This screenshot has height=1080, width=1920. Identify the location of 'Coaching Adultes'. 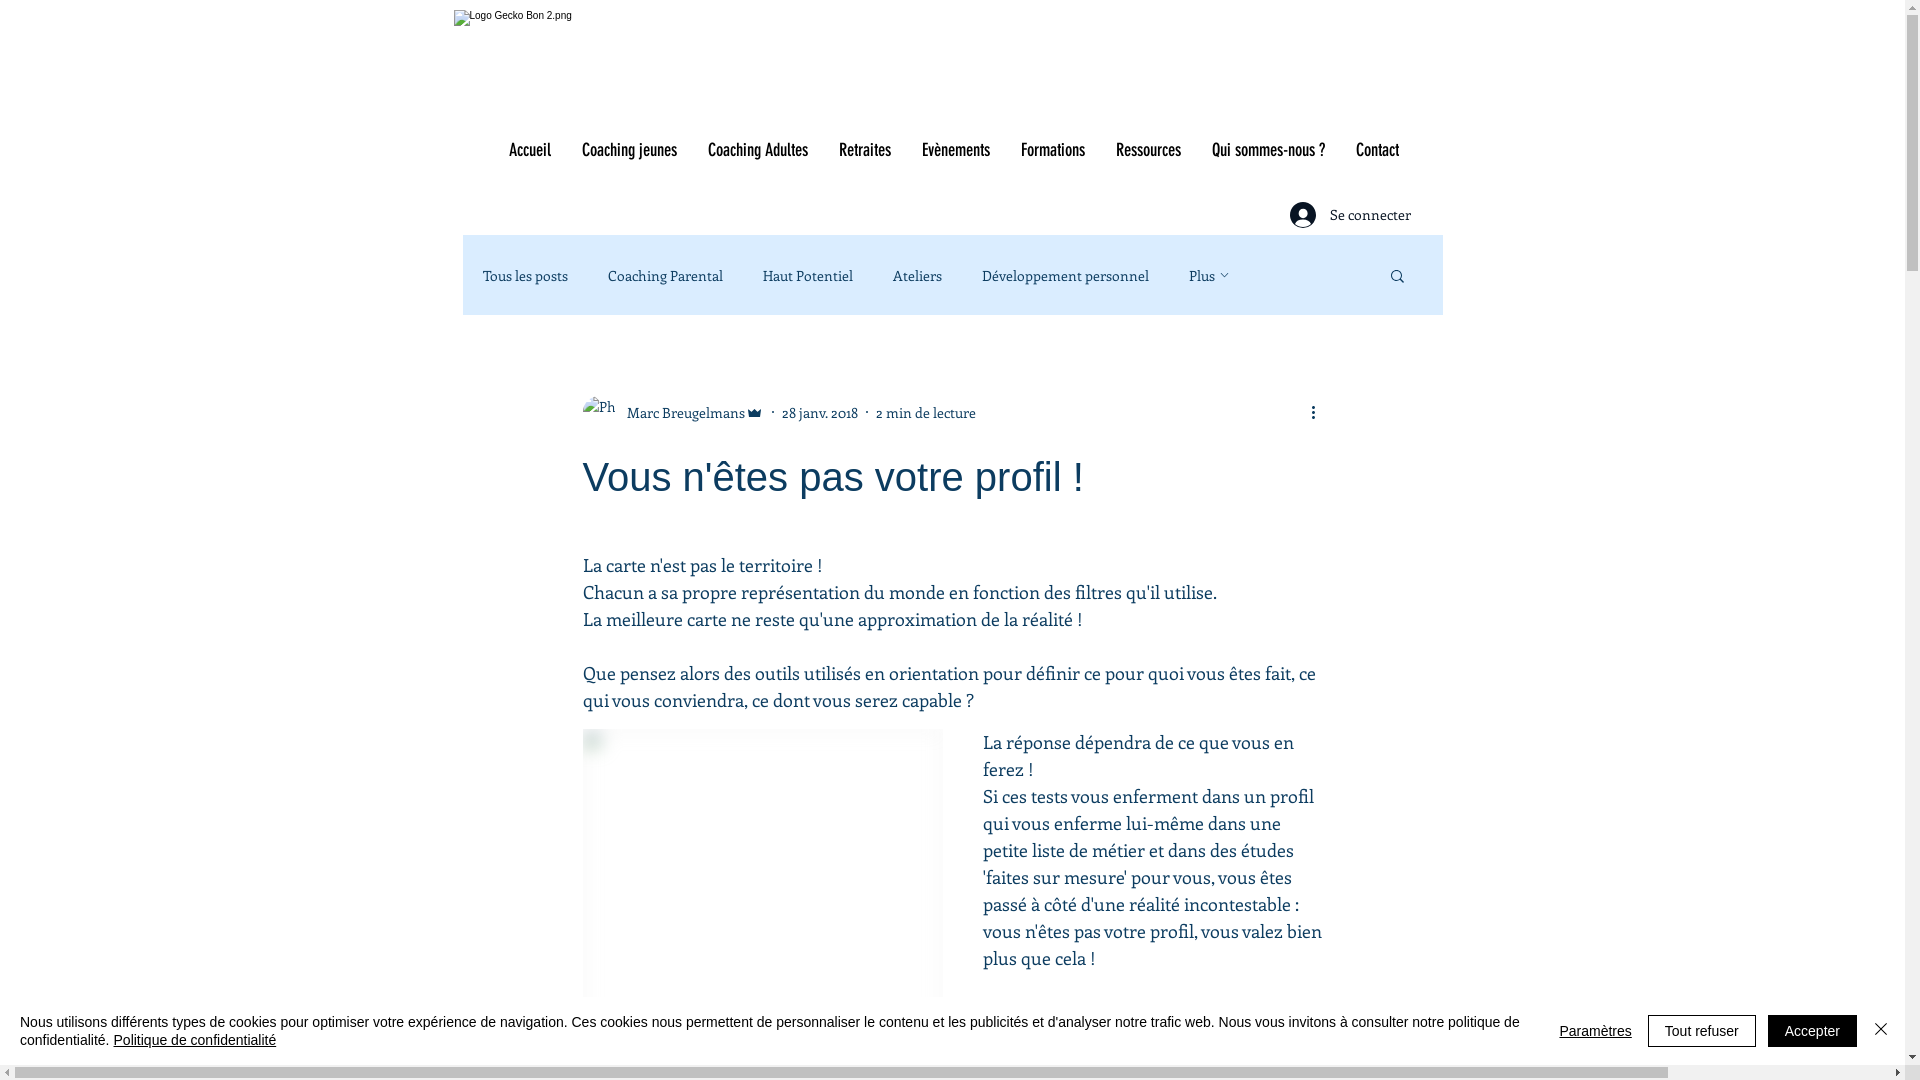
(756, 149).